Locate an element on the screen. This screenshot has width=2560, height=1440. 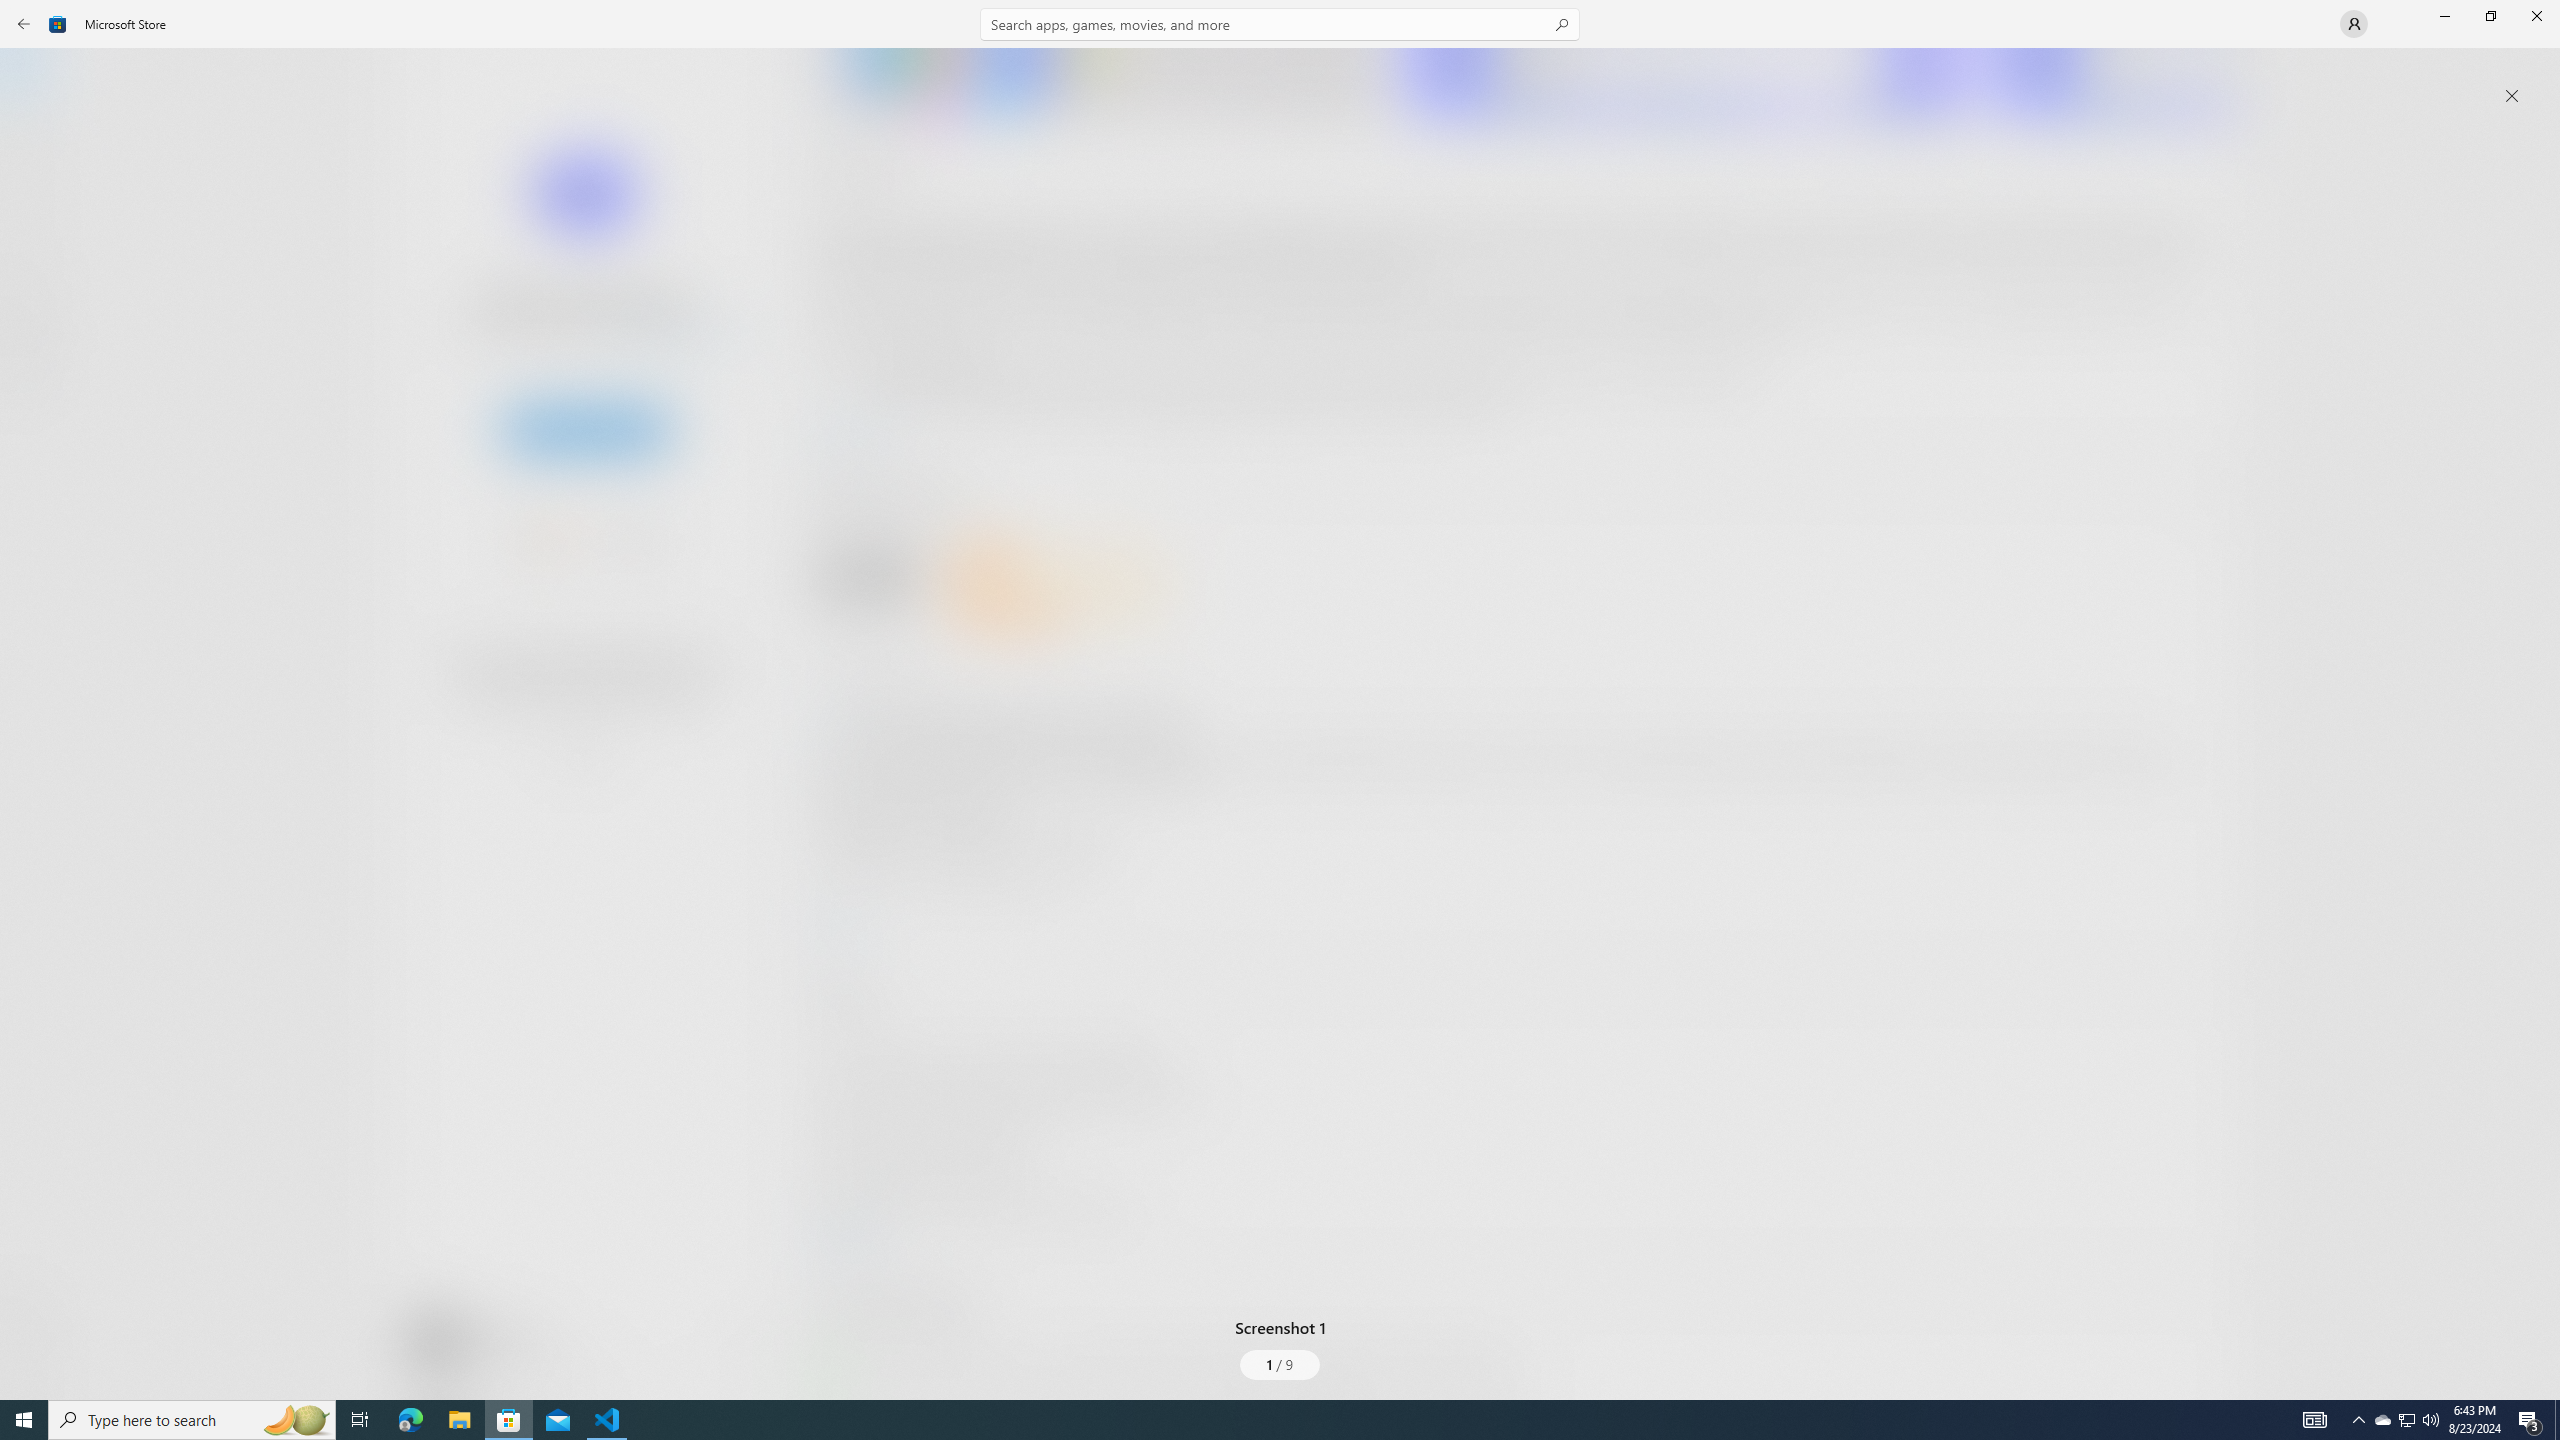
'User profile' is located at coordinates (2352, 22).